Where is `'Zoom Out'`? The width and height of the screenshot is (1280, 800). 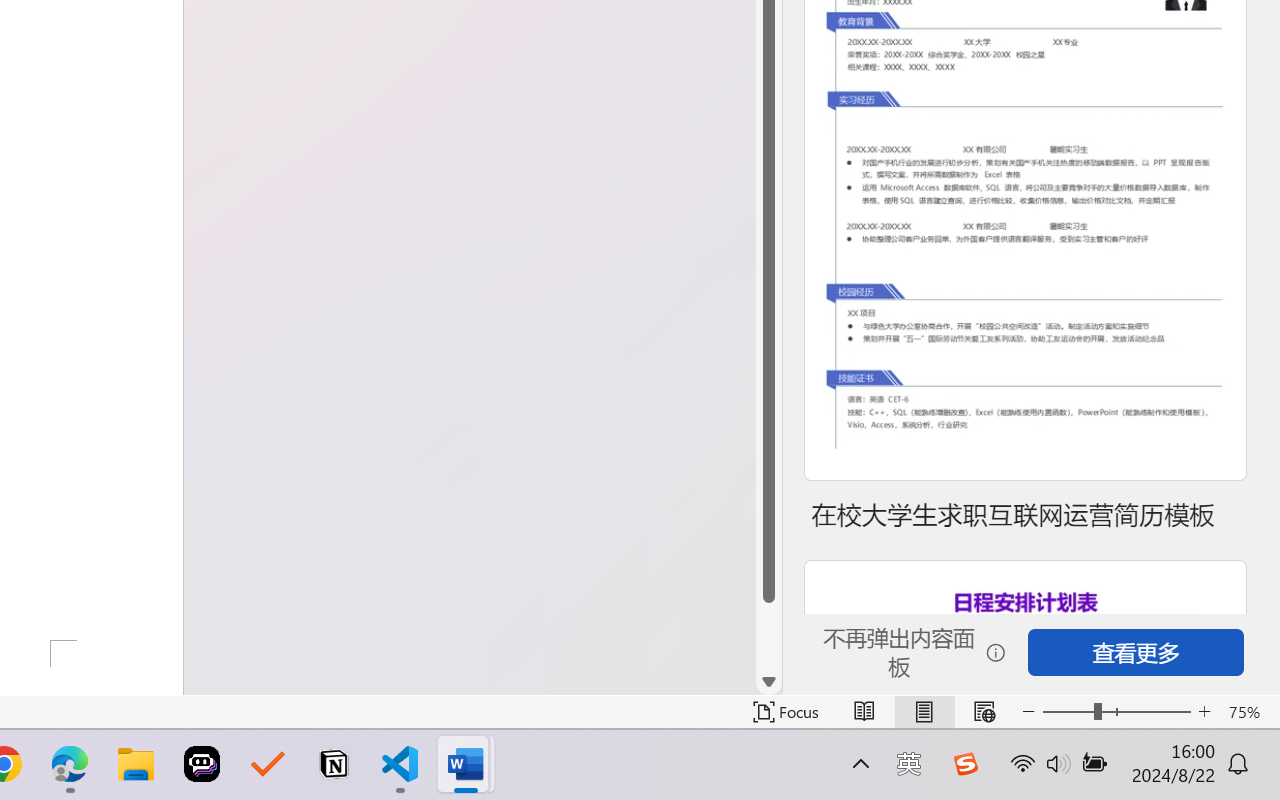 'Zoom Out' is located at coordinates (1067, 711).